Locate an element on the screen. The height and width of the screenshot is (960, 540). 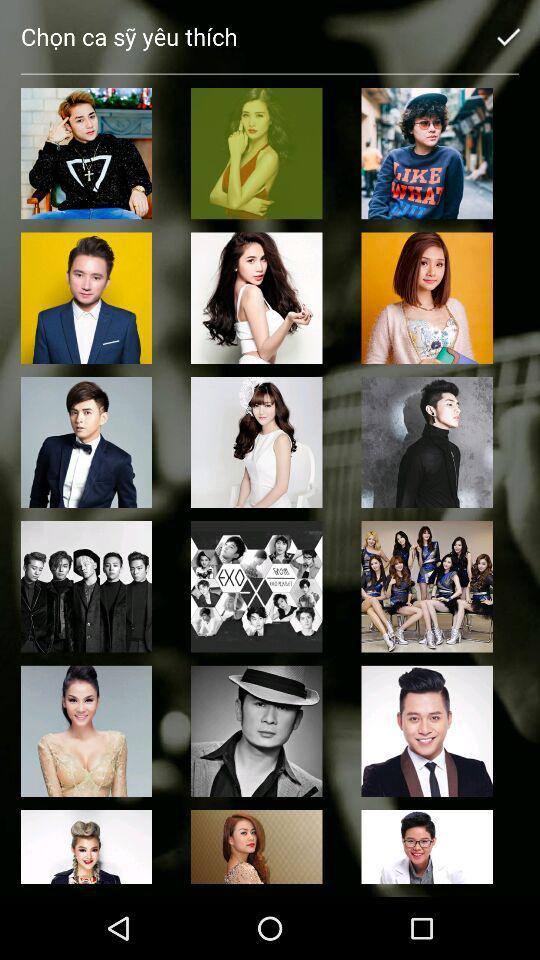
the check icon is located at coordinates (508, 35).